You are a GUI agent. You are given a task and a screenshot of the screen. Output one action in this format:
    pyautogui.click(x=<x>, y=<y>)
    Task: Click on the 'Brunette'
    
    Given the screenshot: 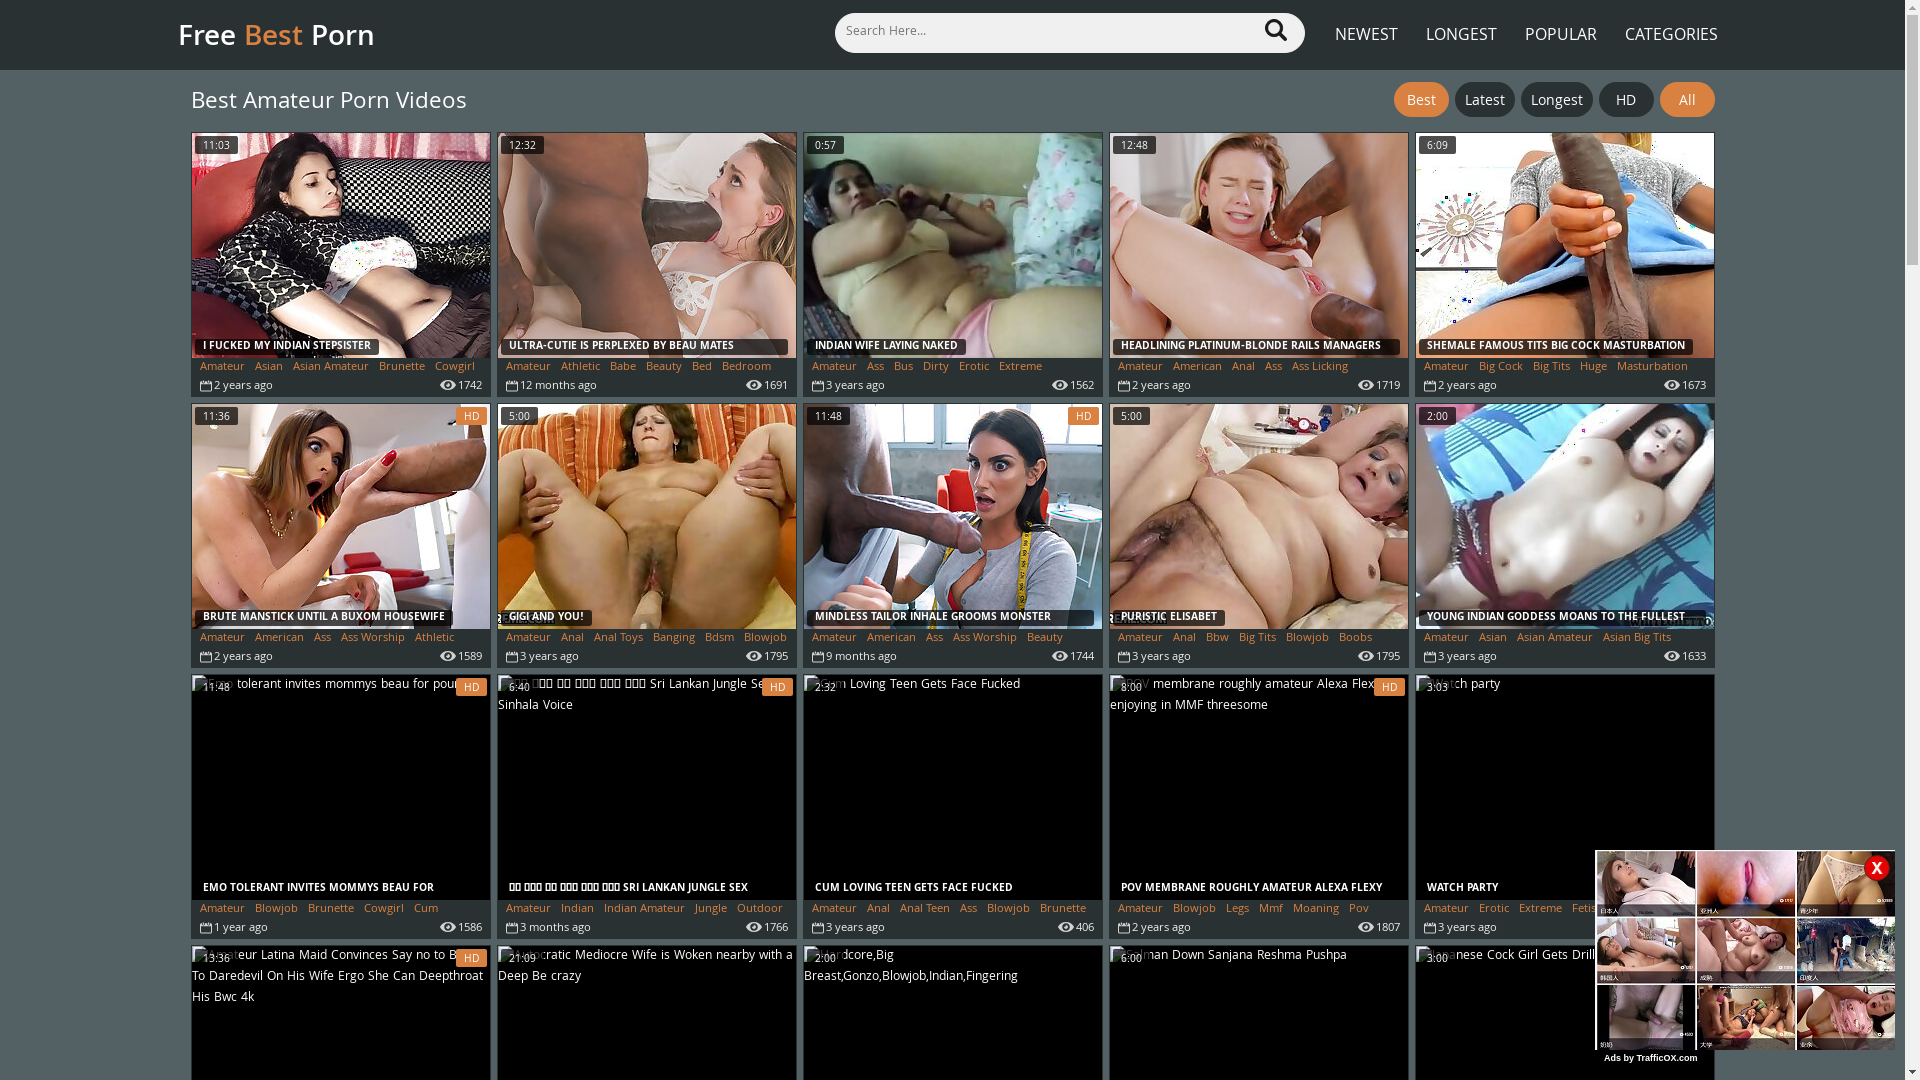 What is the action you would take?
    pyautogui.click(x=400, y=367)
    